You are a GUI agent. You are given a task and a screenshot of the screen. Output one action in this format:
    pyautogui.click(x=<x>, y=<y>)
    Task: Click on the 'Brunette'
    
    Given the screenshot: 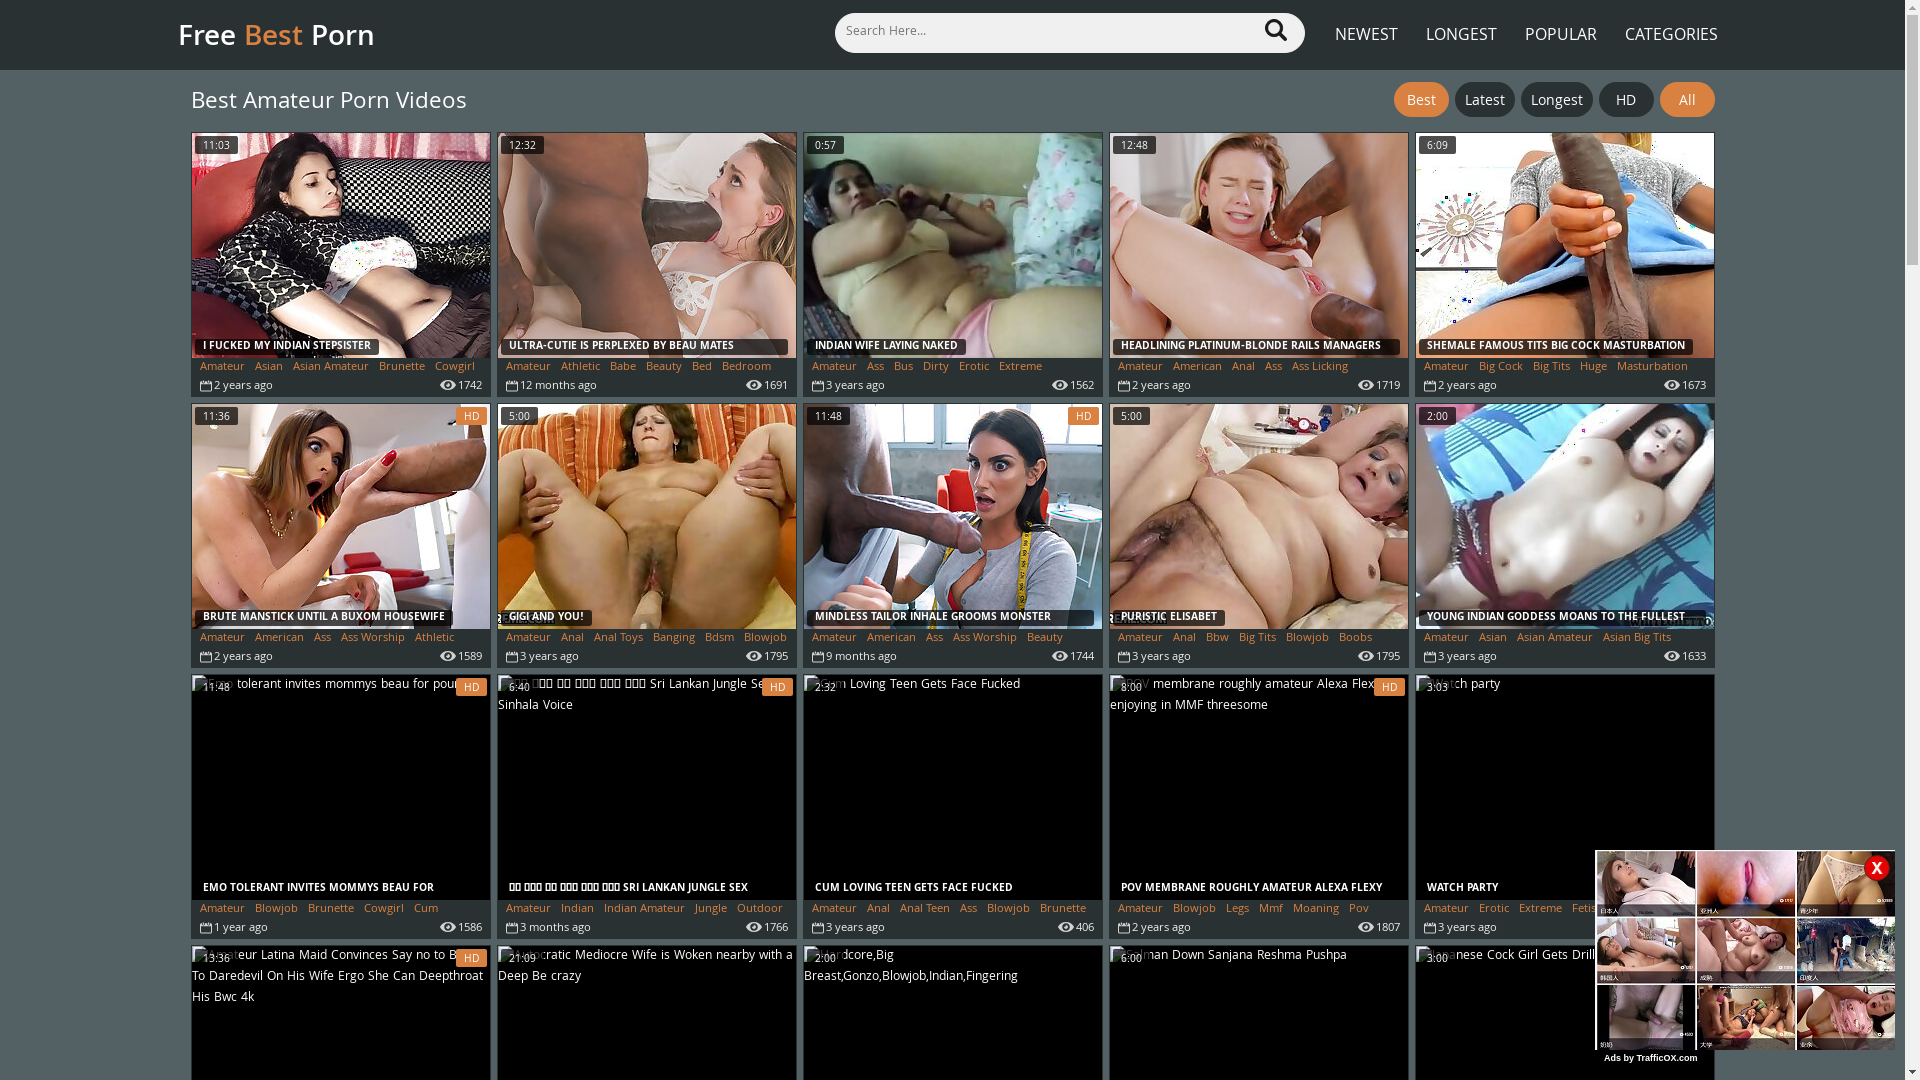 What is the action you would take?
    pyautogui.click(x=400, y=367)
    